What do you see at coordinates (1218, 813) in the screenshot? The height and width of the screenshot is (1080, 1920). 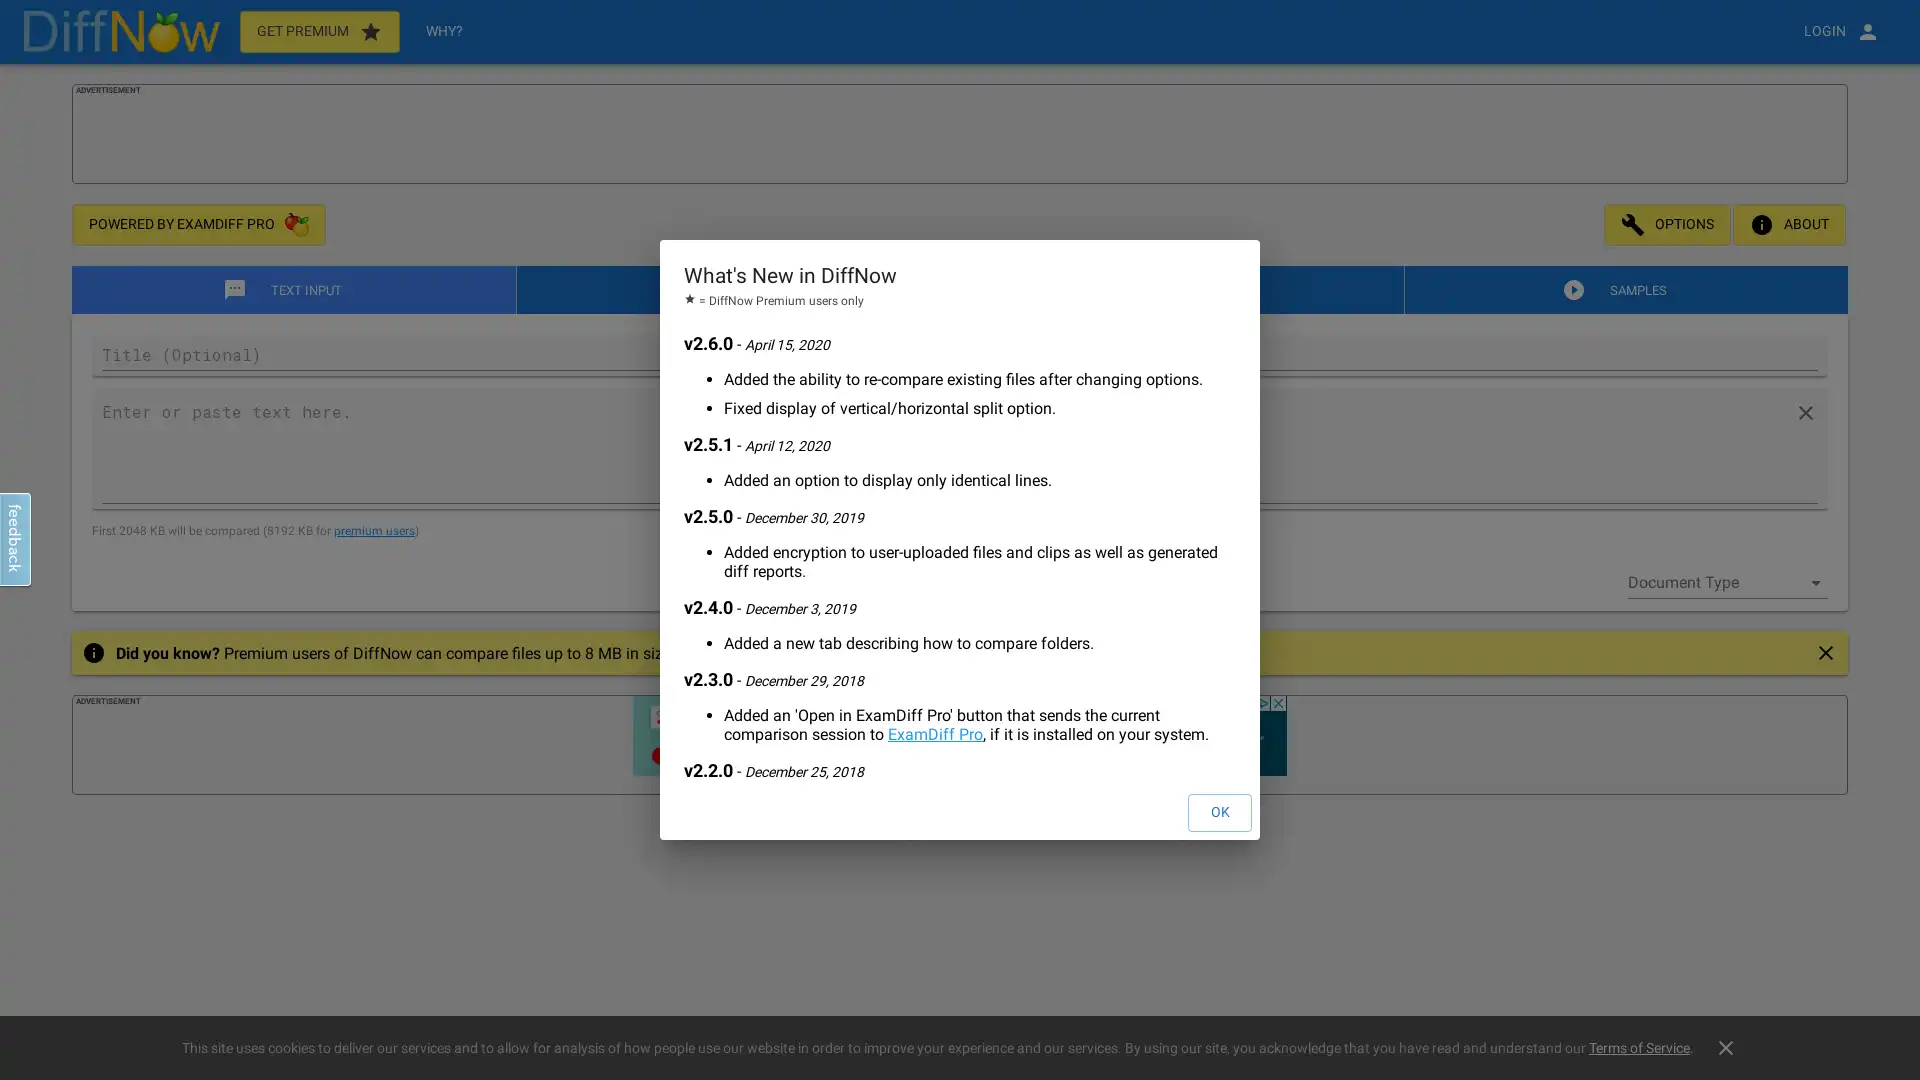 I see `OK` at bounding box center [1218, 813].